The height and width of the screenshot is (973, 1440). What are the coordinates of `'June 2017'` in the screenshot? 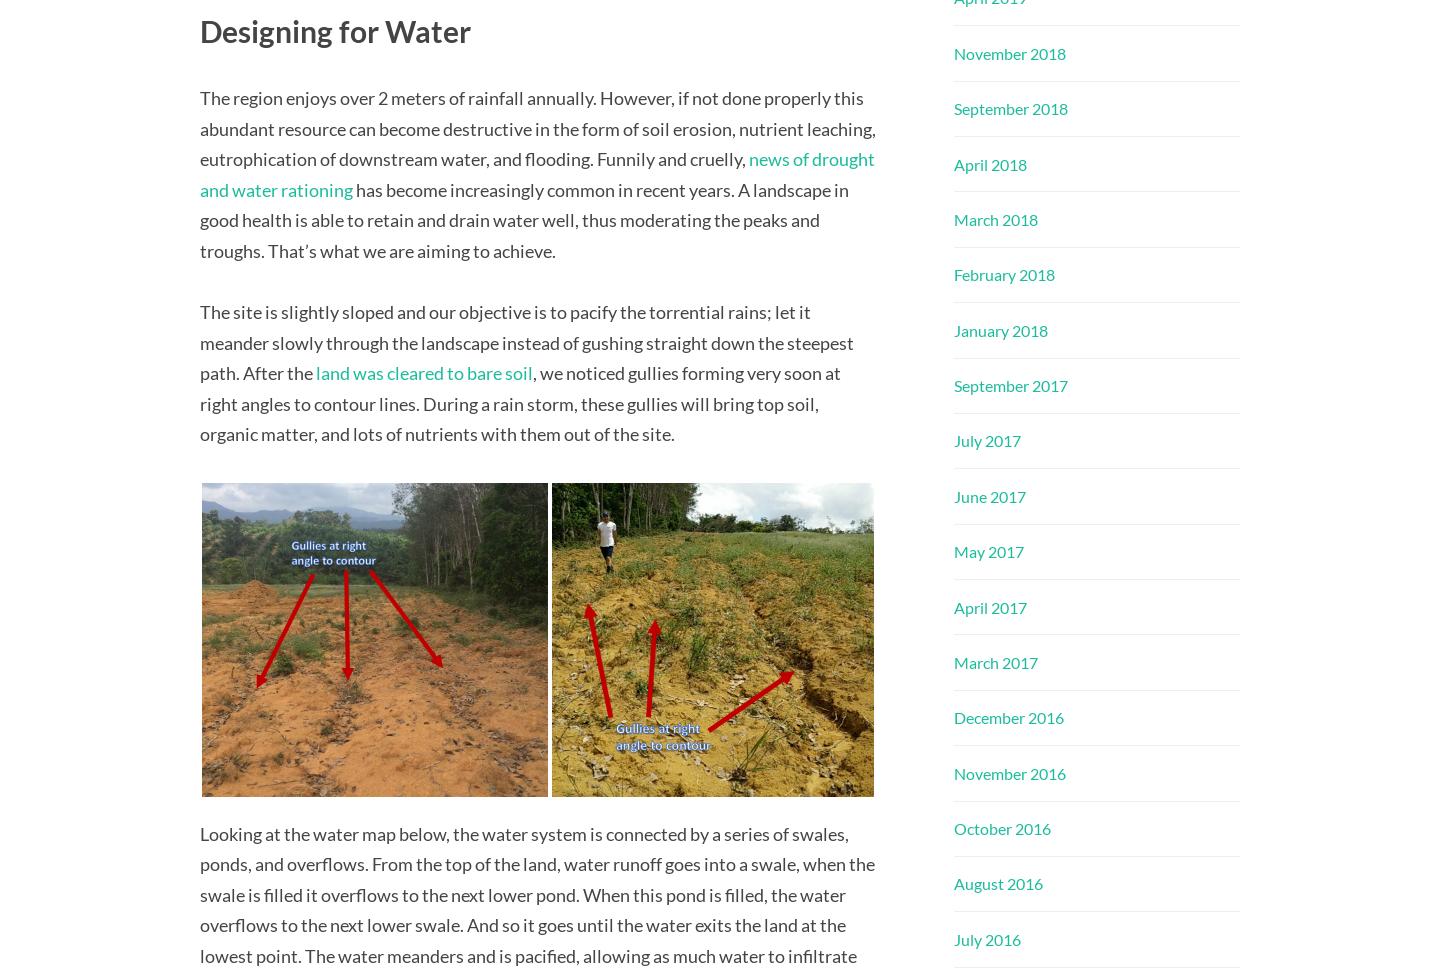 It's located at (989, 494).